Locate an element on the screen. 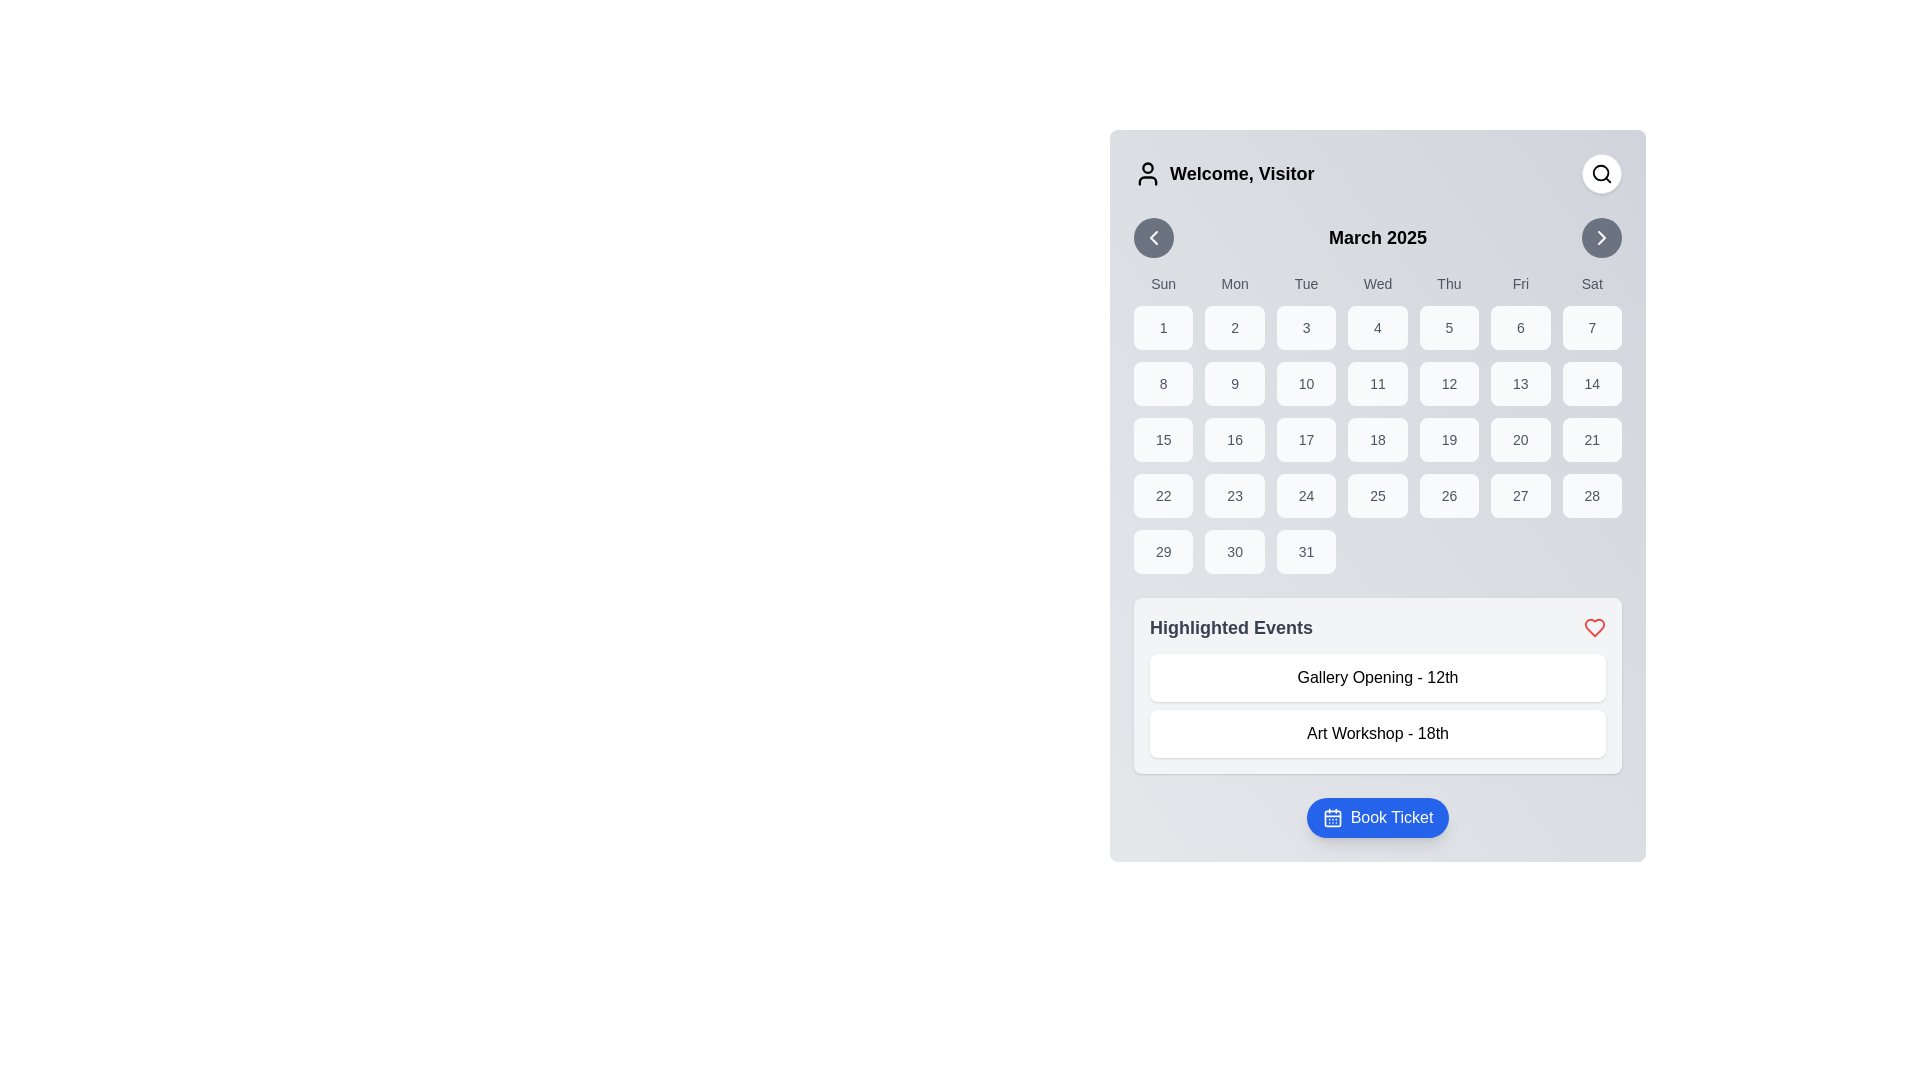 The height and width of the screenshot is (1080, 1920). the button containing the number '8' centered in a medium-dark font on a light gray background, located in the third row and first column of the grid layout under the 'Sun' label in the date picker is located at coordinates (1163, 384).